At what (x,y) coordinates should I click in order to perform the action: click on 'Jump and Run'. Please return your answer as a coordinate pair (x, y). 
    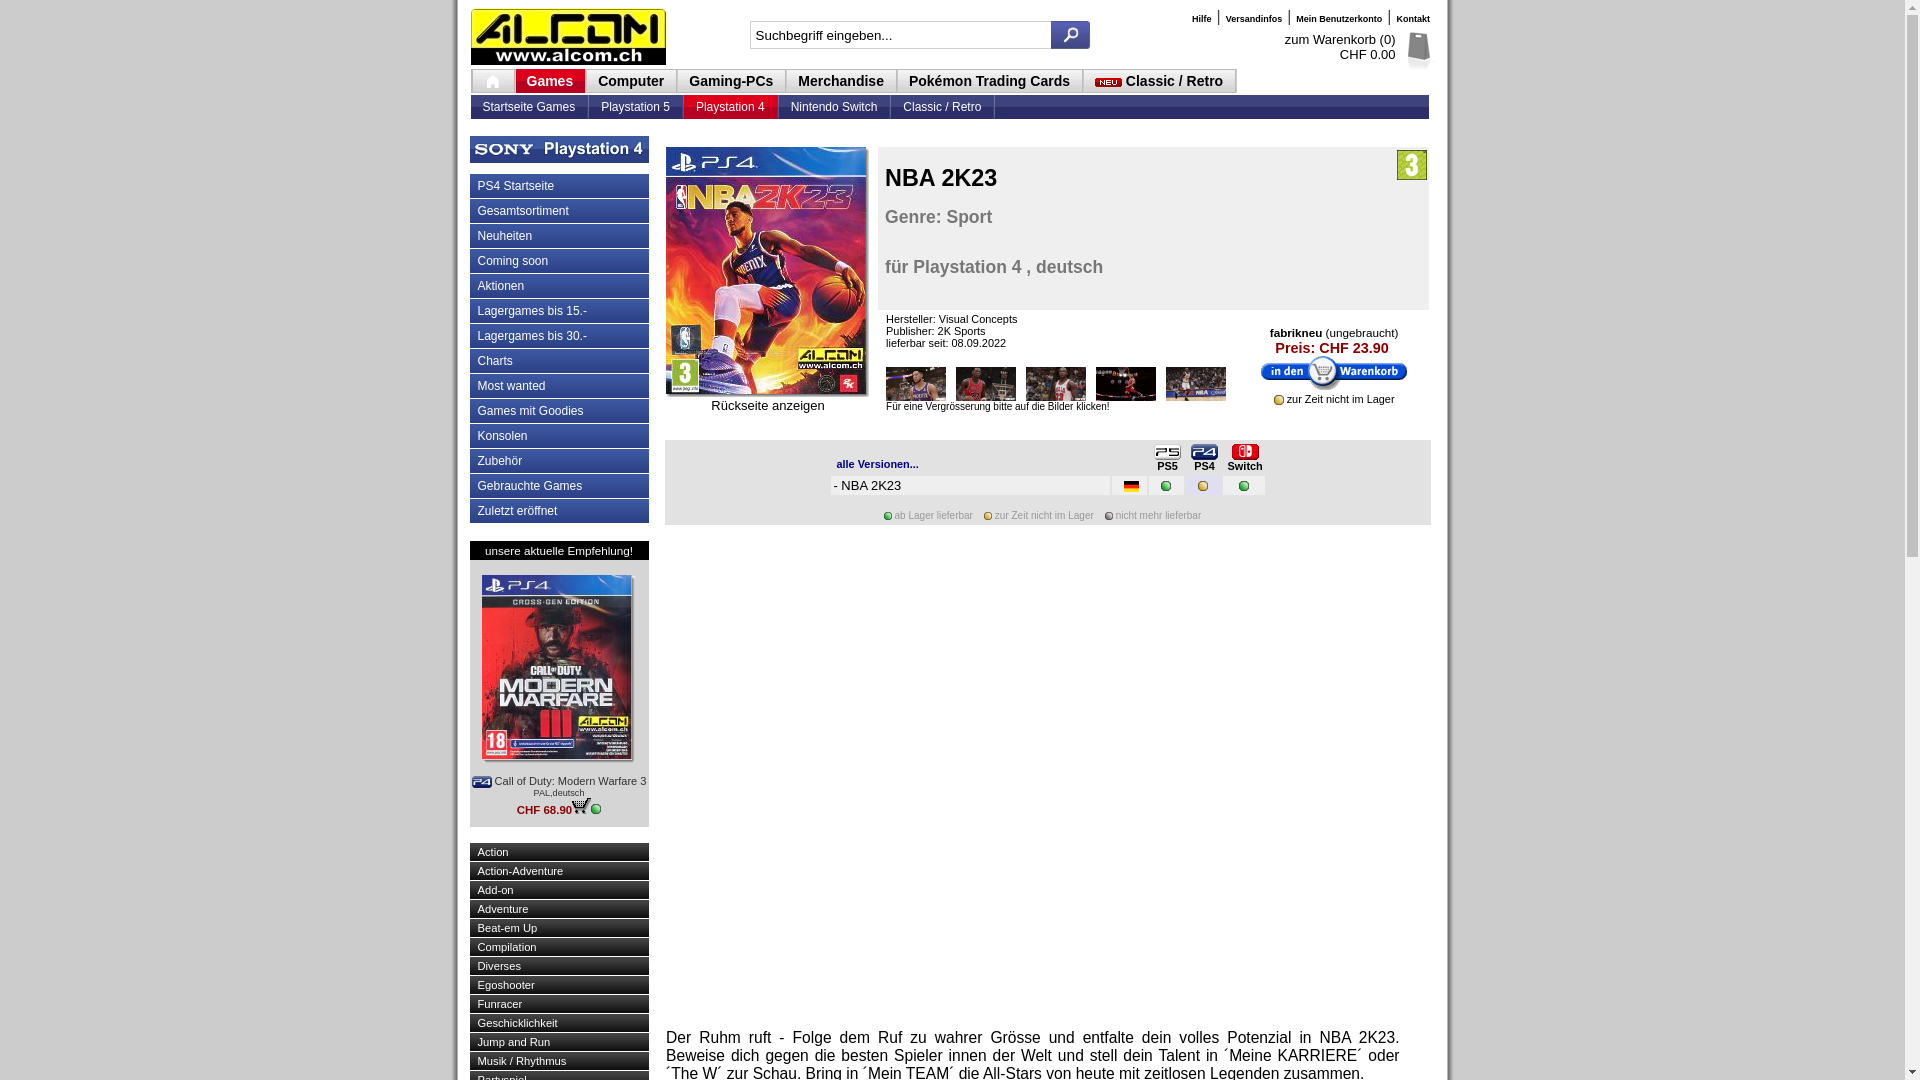
    Looking at the image, I should click on (559, 1040).